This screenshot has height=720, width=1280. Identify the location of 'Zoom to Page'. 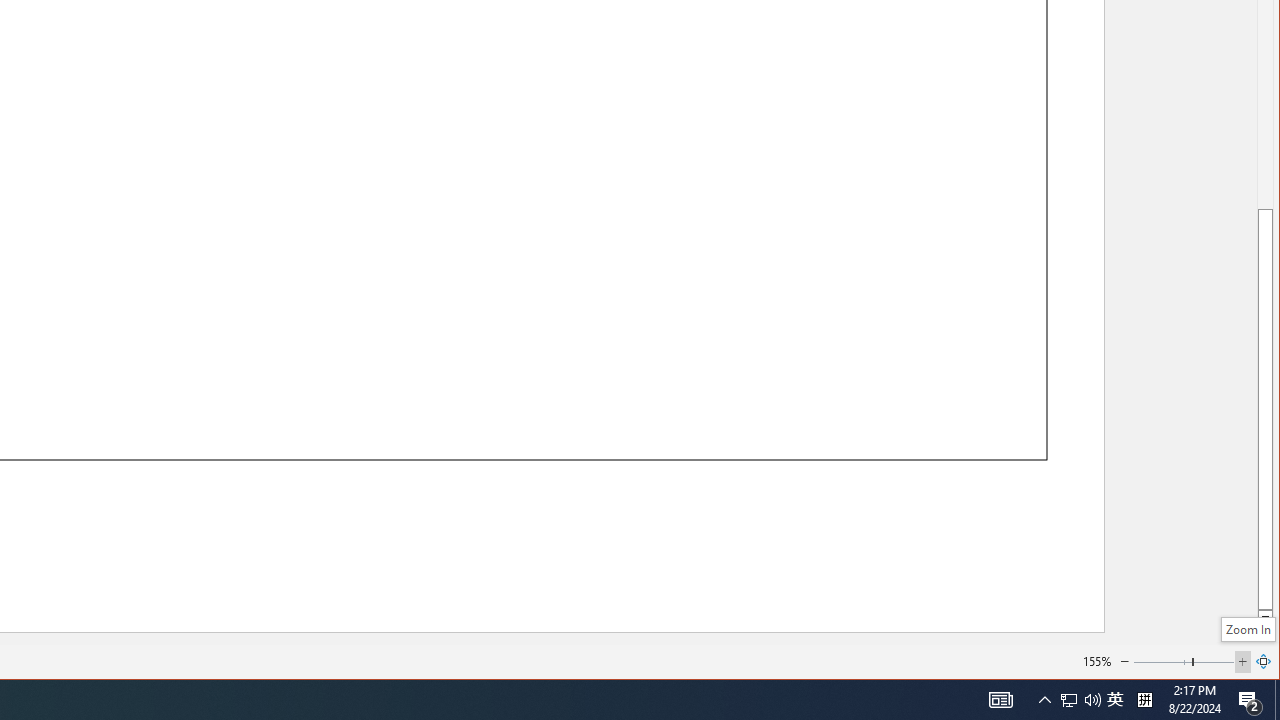
(1263, 662).